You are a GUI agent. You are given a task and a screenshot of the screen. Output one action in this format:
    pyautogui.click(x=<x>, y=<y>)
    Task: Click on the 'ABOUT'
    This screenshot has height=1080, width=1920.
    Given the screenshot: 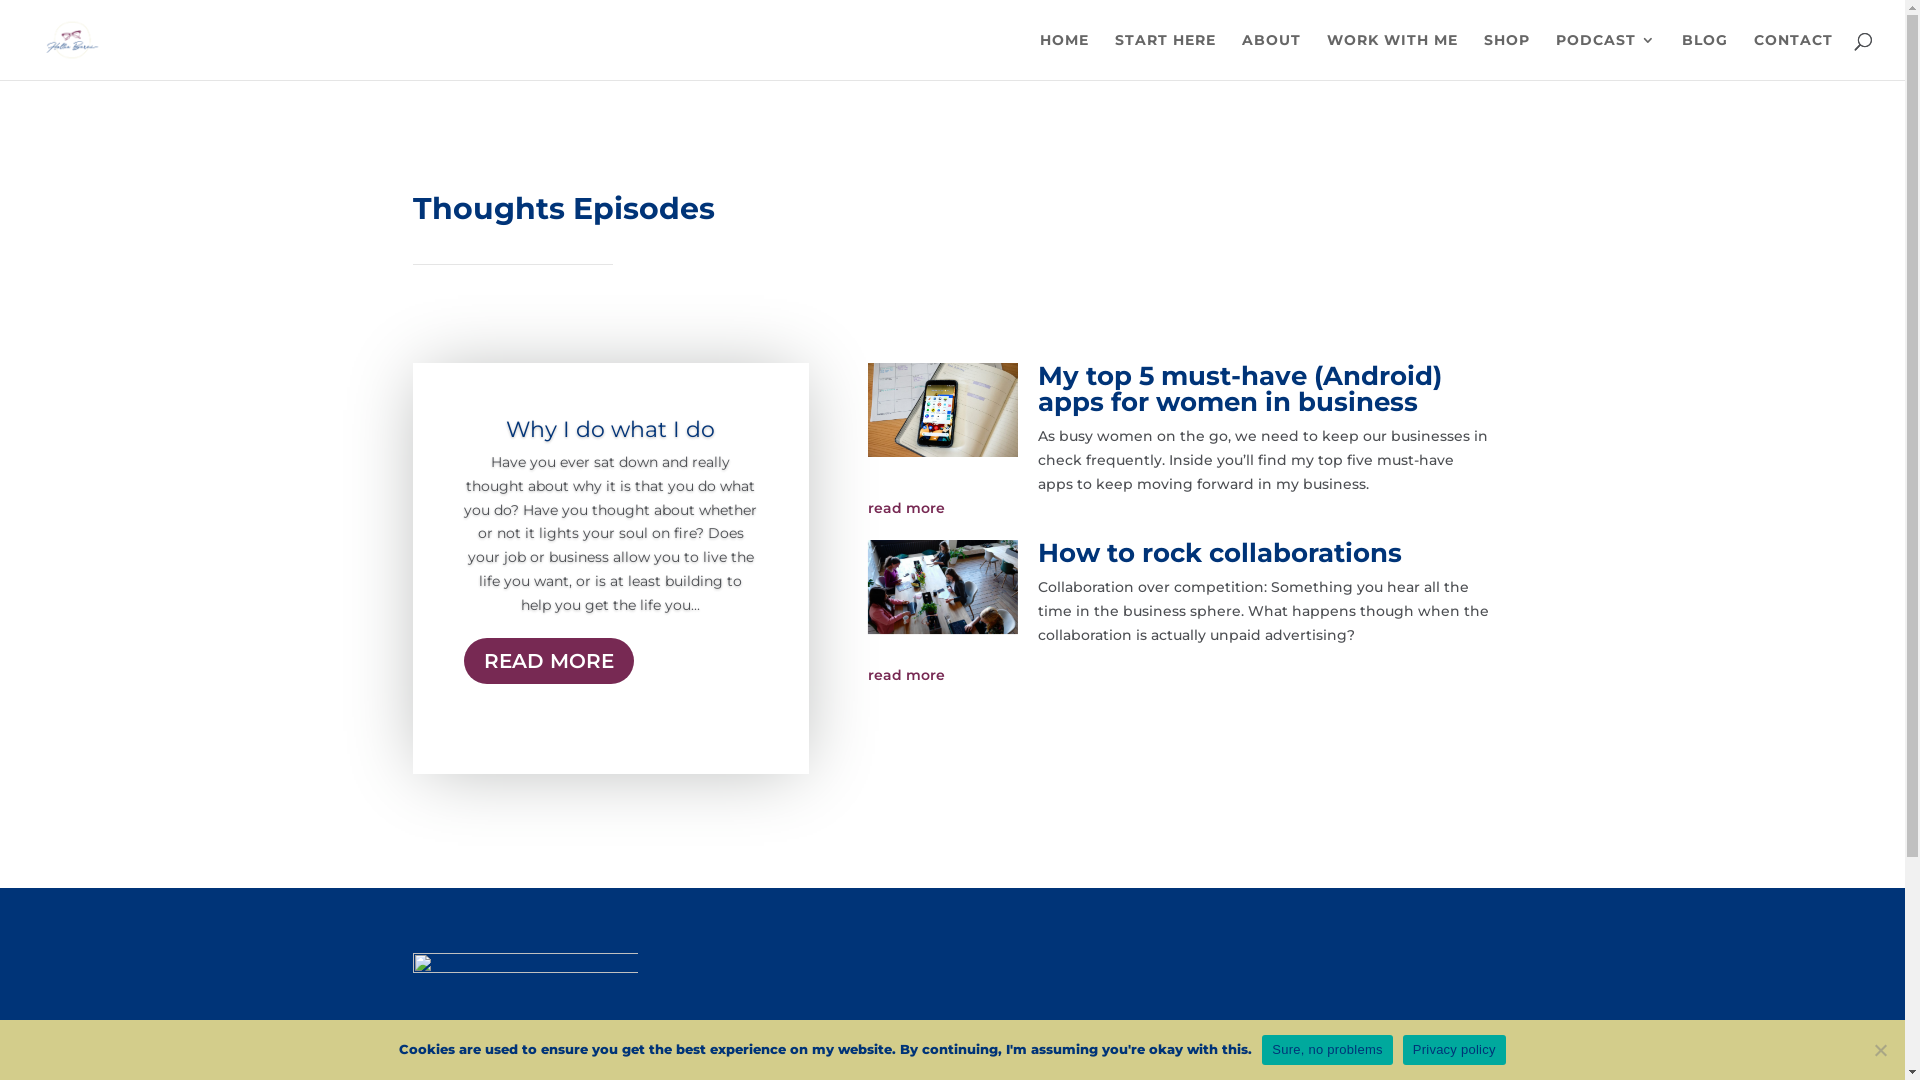 What is the action you would take?
    pyautogui.click(x=1241, y=55)
    